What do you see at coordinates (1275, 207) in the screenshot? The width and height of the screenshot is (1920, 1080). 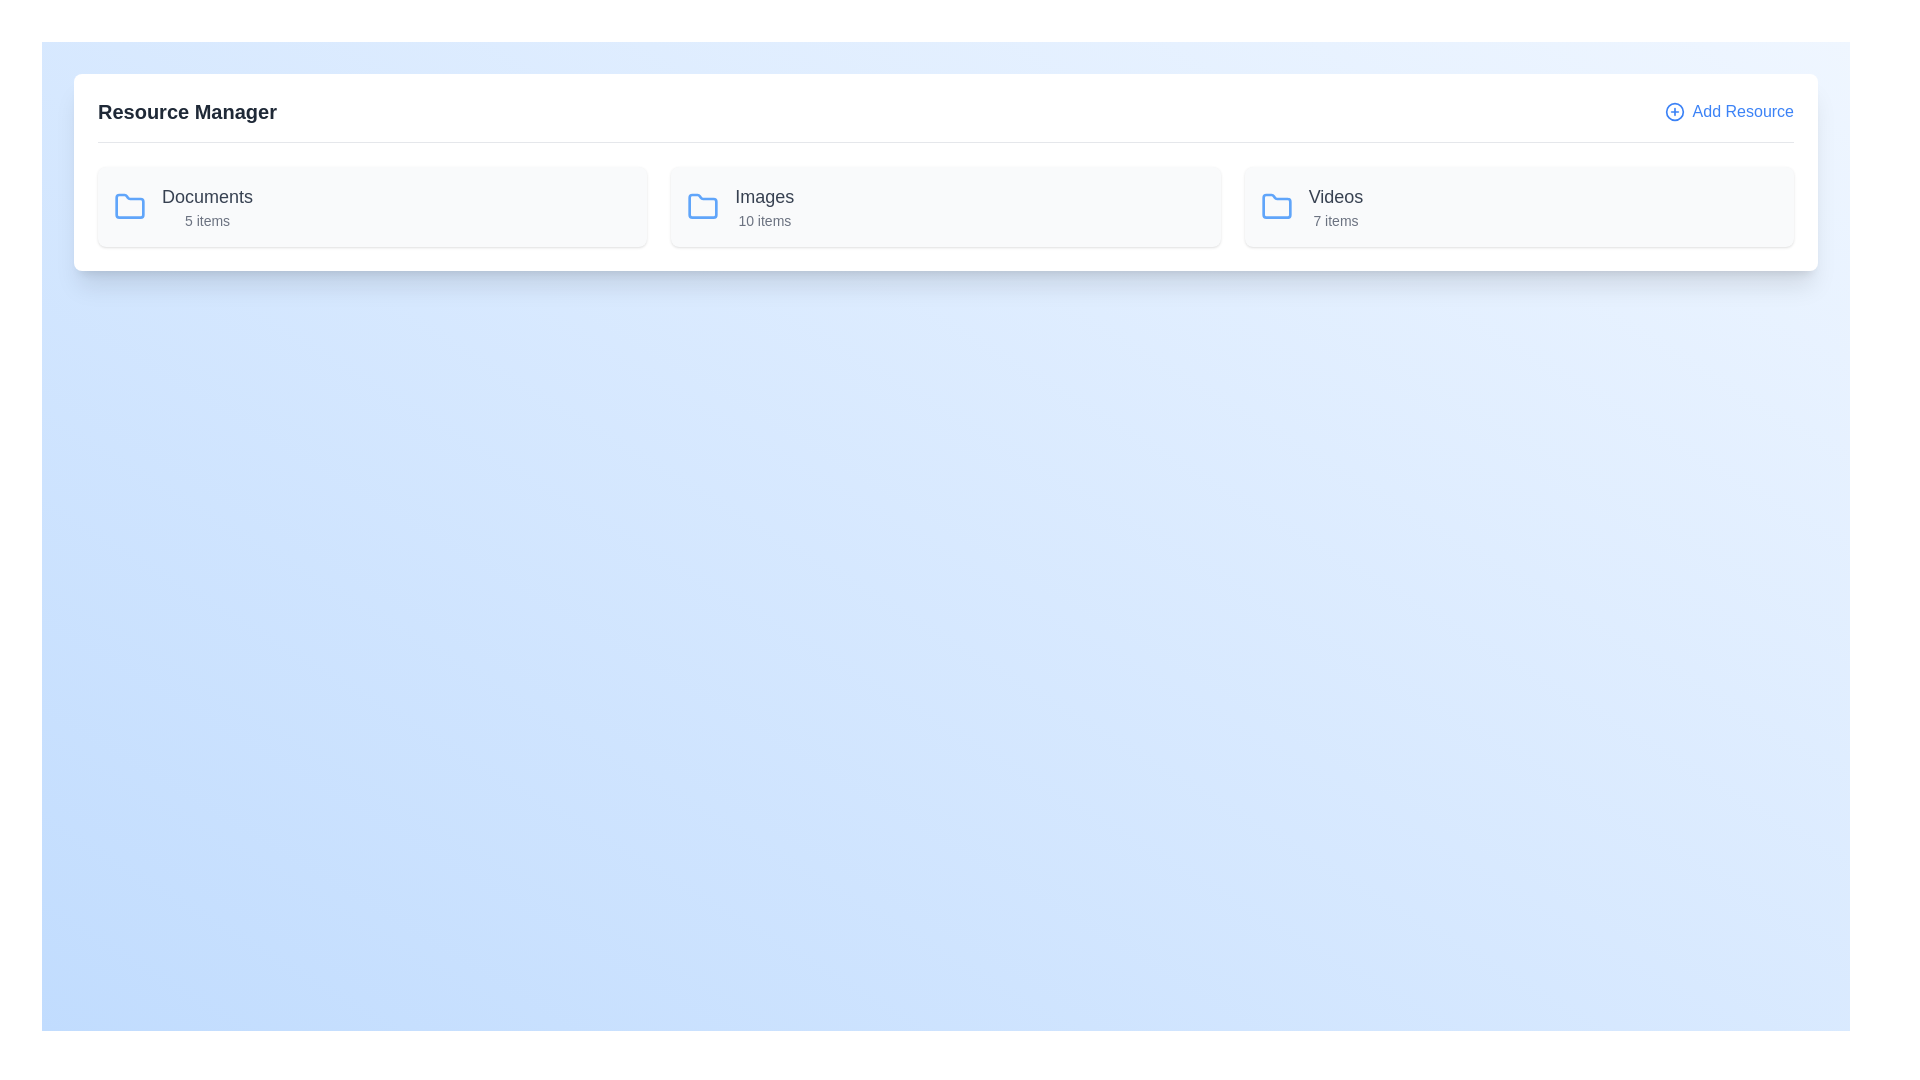 I see `the blue rounded folder icon located directly before the 'Videos' label` at bounding box center [1275, 207].